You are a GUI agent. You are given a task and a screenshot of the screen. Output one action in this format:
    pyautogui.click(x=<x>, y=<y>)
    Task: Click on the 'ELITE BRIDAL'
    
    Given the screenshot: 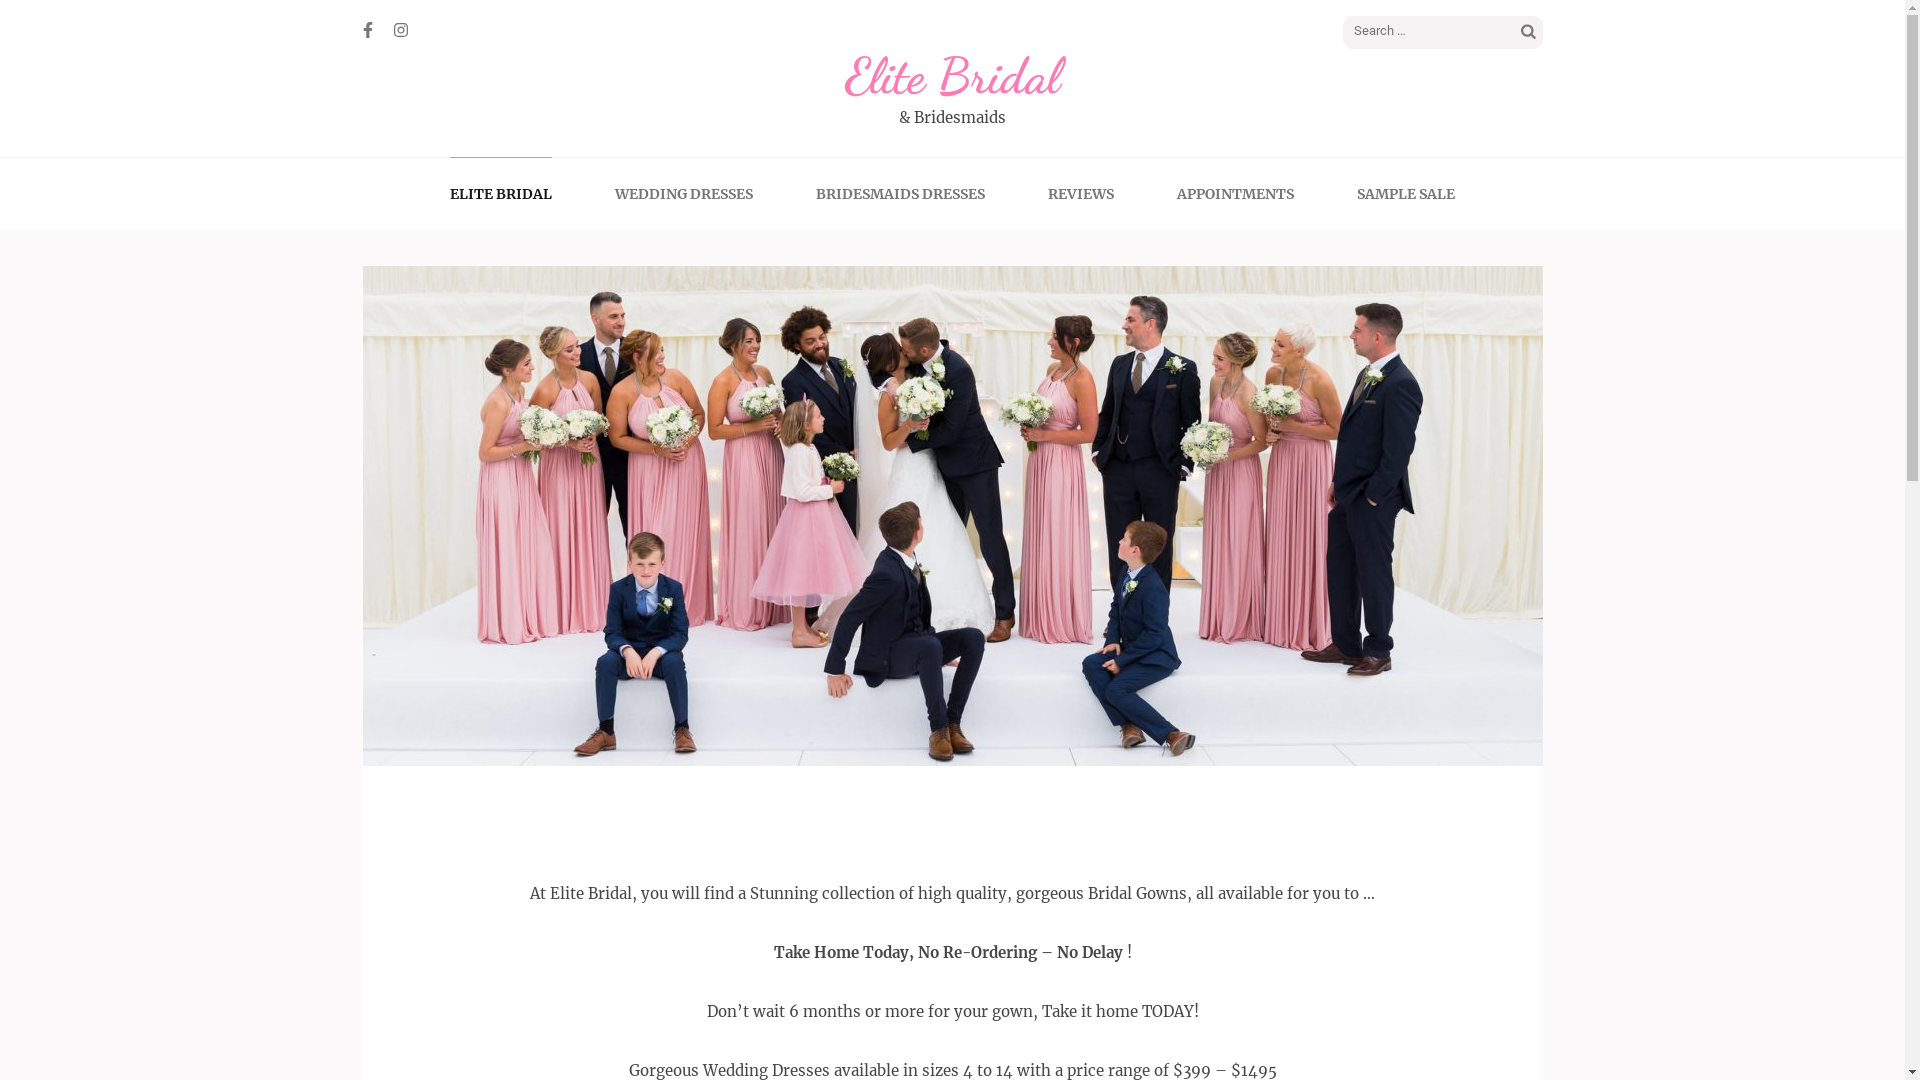 What is the action you would take?
    pyautogui.click(x=500, y=193)
    